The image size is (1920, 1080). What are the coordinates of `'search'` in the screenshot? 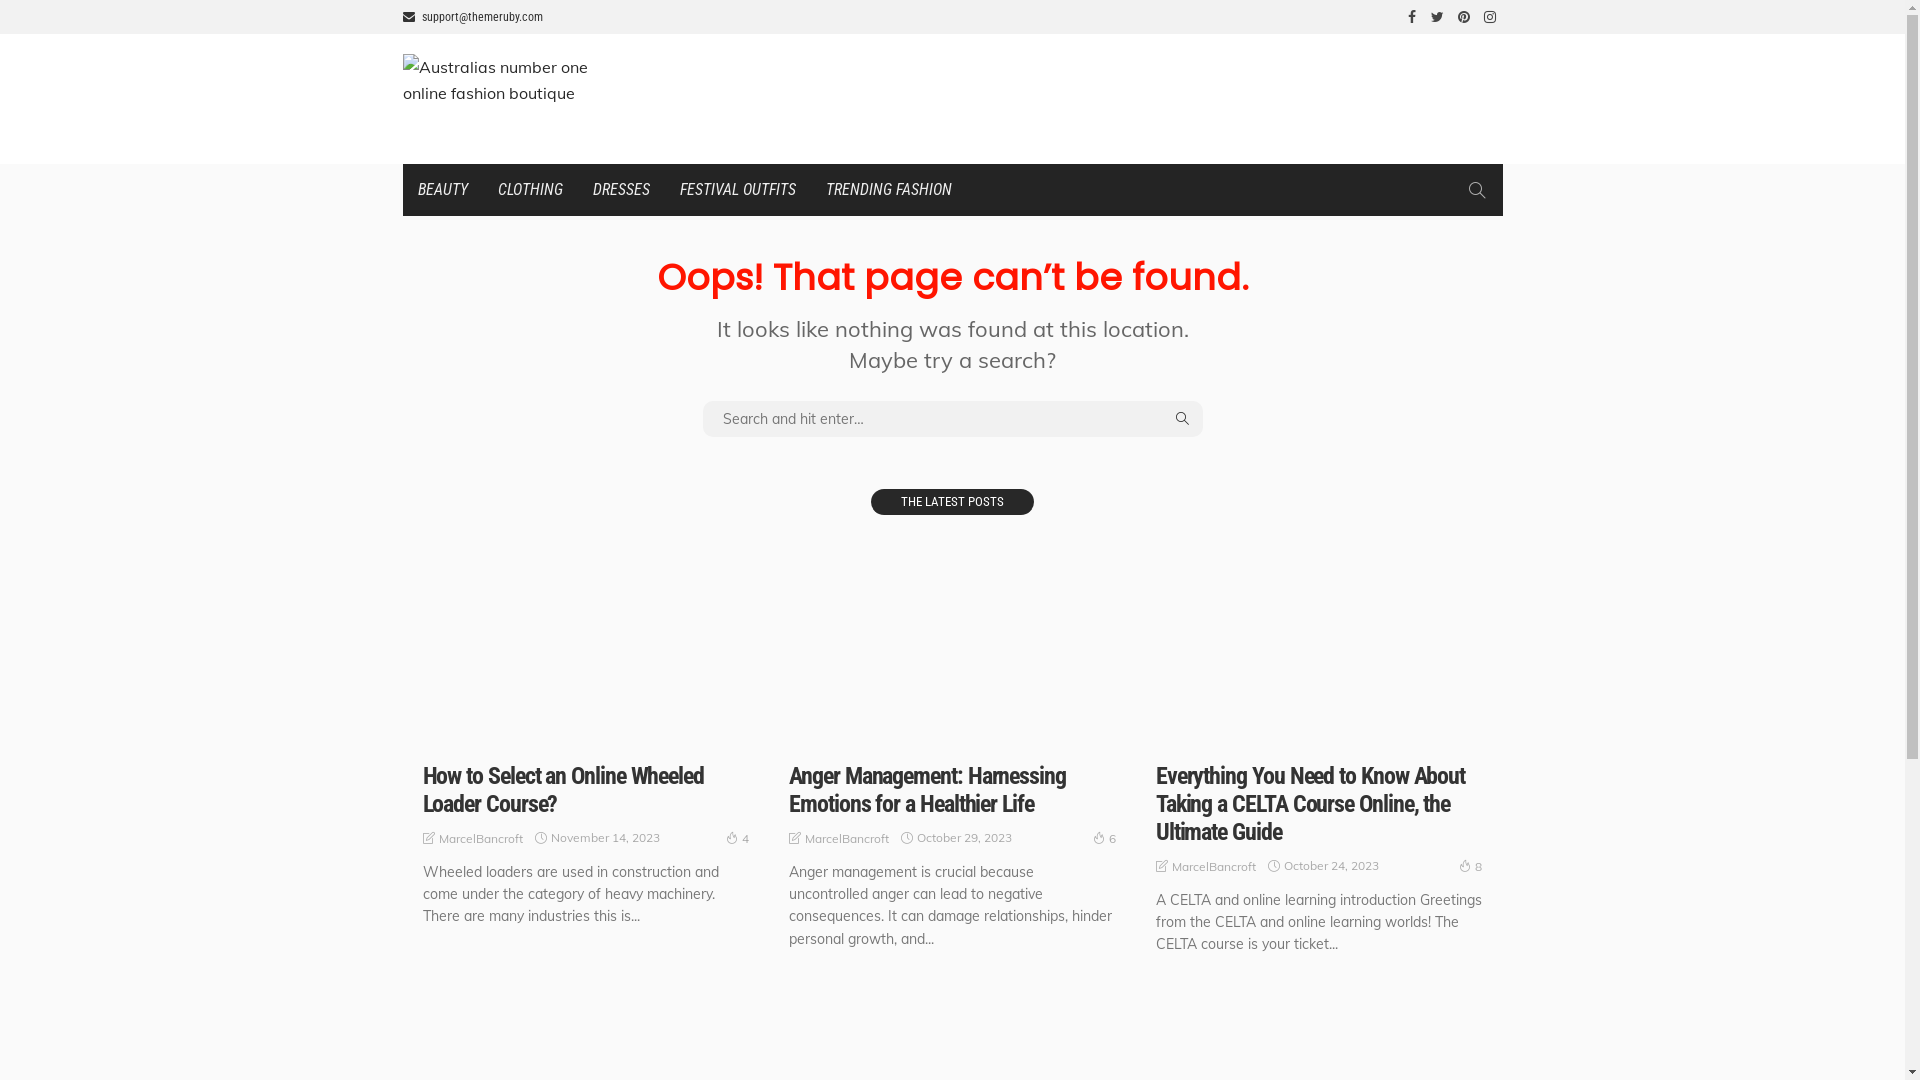 It's located at (1449, 189).